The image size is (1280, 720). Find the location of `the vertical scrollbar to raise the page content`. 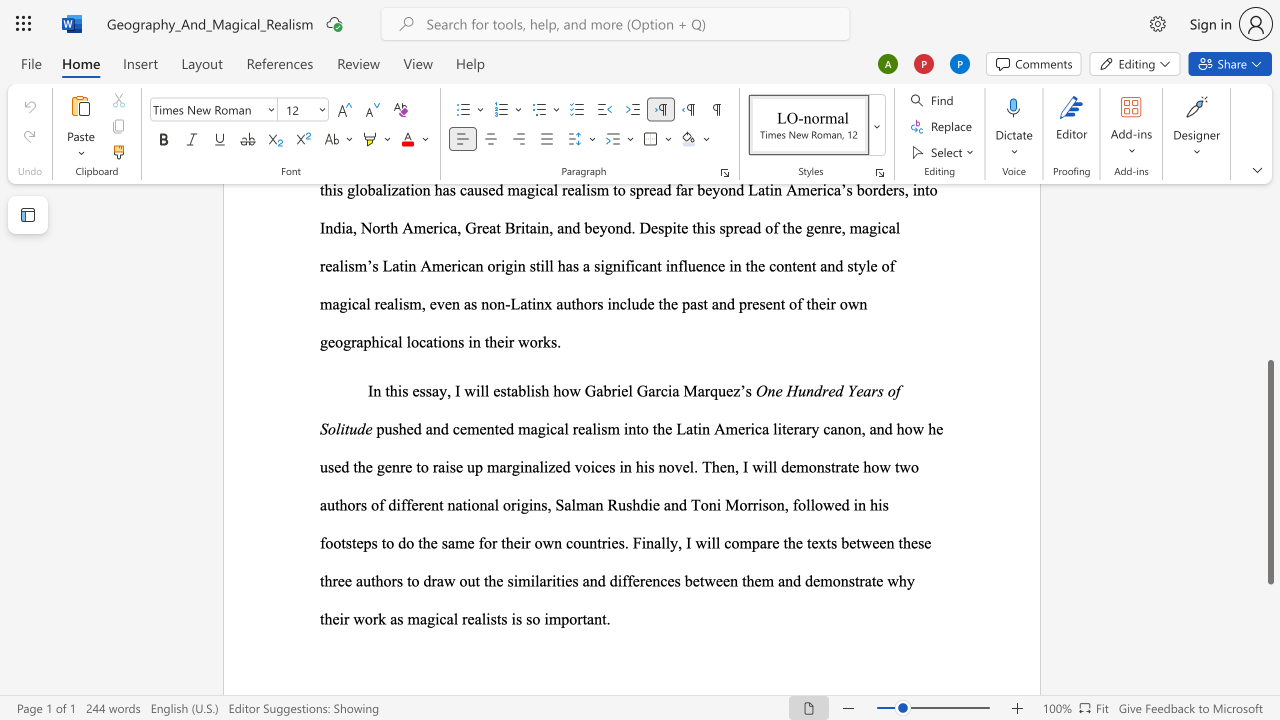

the vertical scrollbar to raise the page content is located at coordinates (1269, 238).